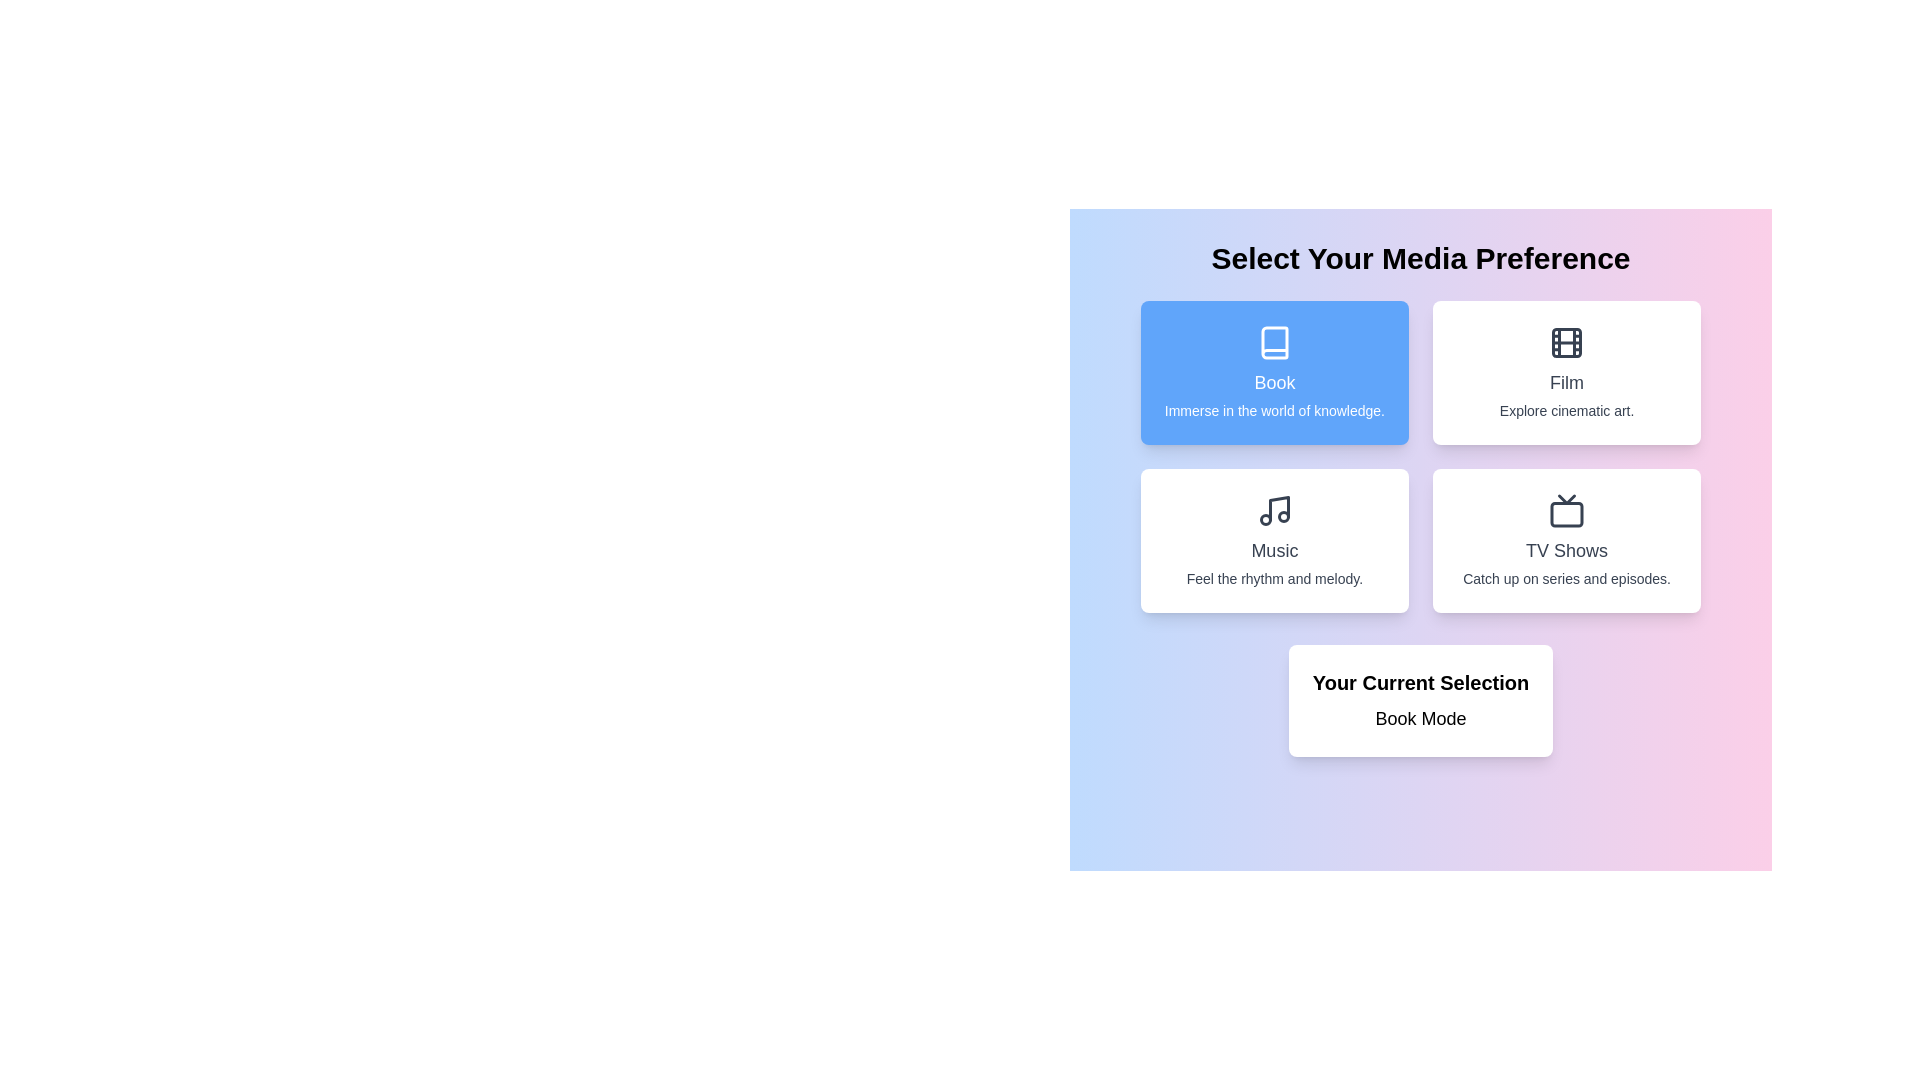 The height and width of the screenshot is (1080, 1920). What do you see at coordinates (1566, 540) in the screenshot?
I see `the media preference TV Shows by clicking on its corresponding button` at bounding box center [1566, 540].